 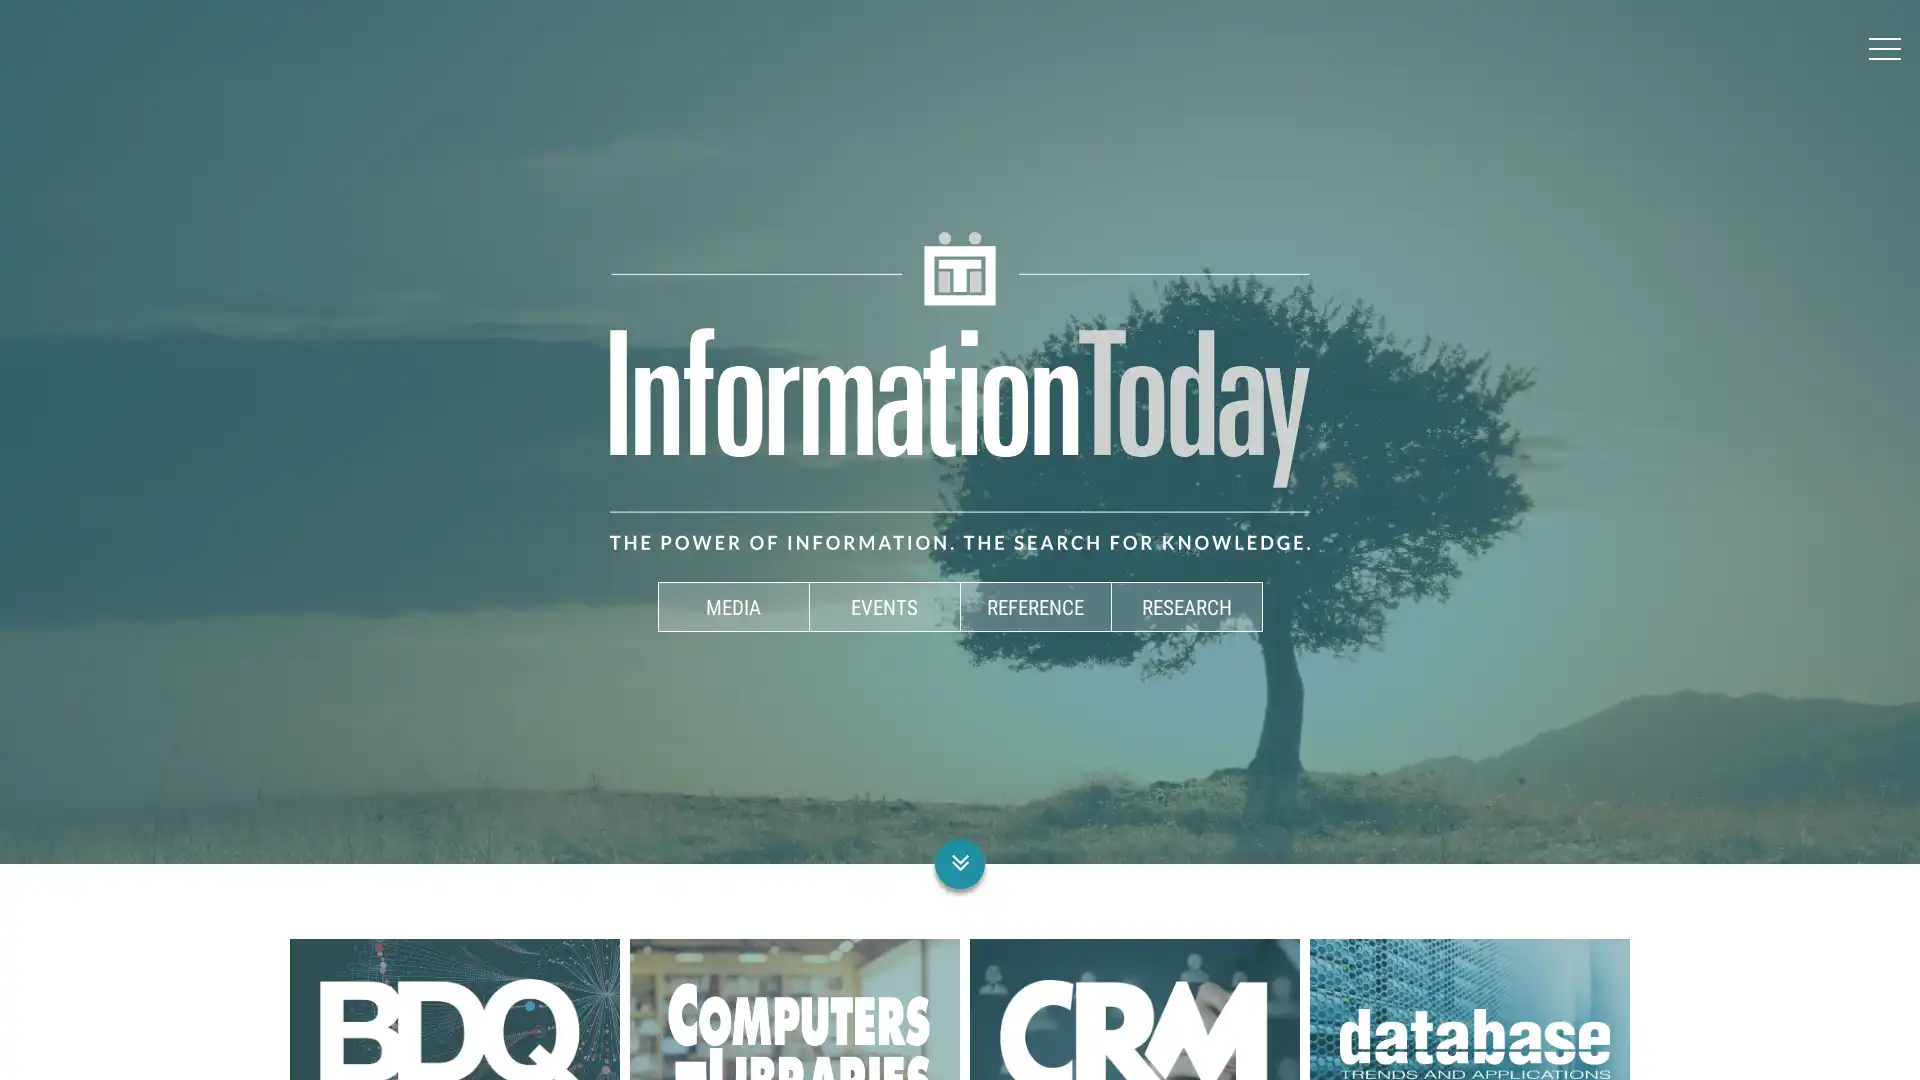 I want to click on Menu, so click(x=1884, y=49).